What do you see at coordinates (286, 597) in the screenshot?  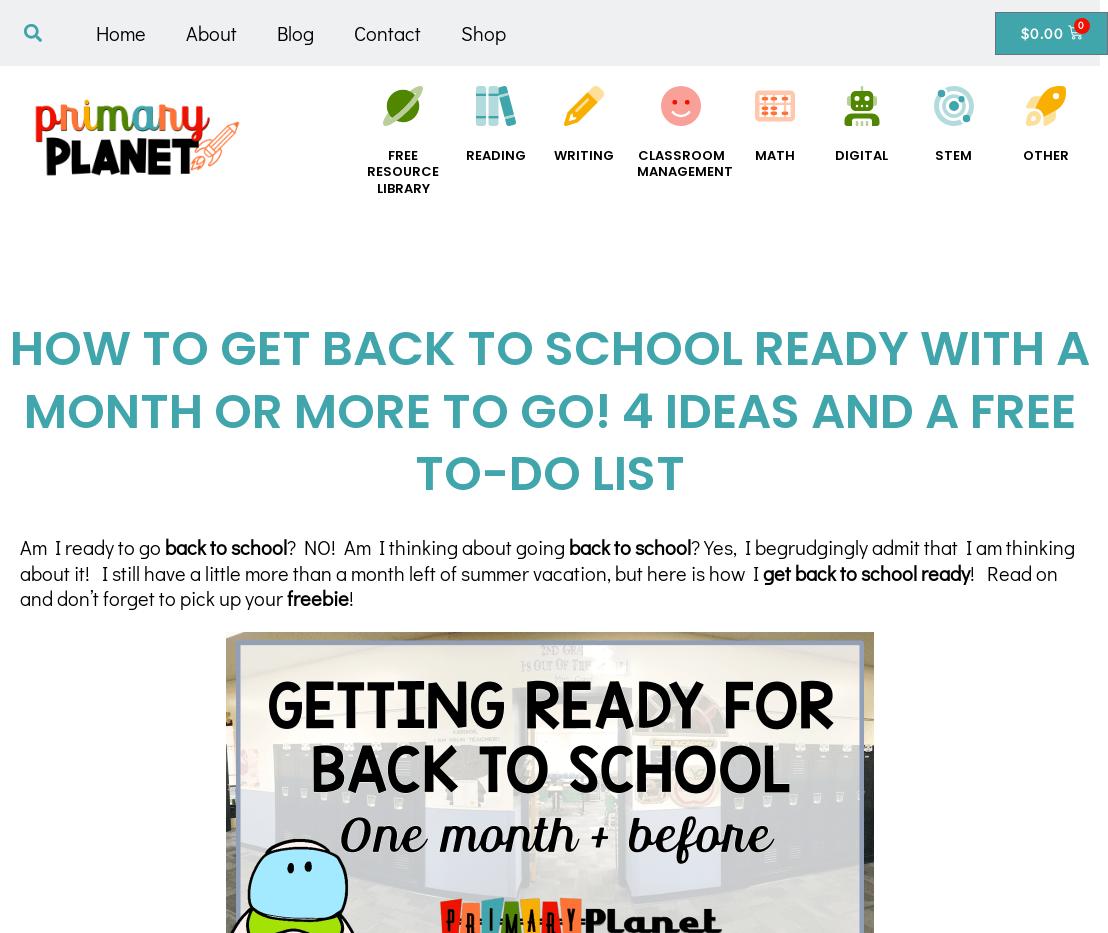 I see `'freebie'` at bounding box center [286, 597].